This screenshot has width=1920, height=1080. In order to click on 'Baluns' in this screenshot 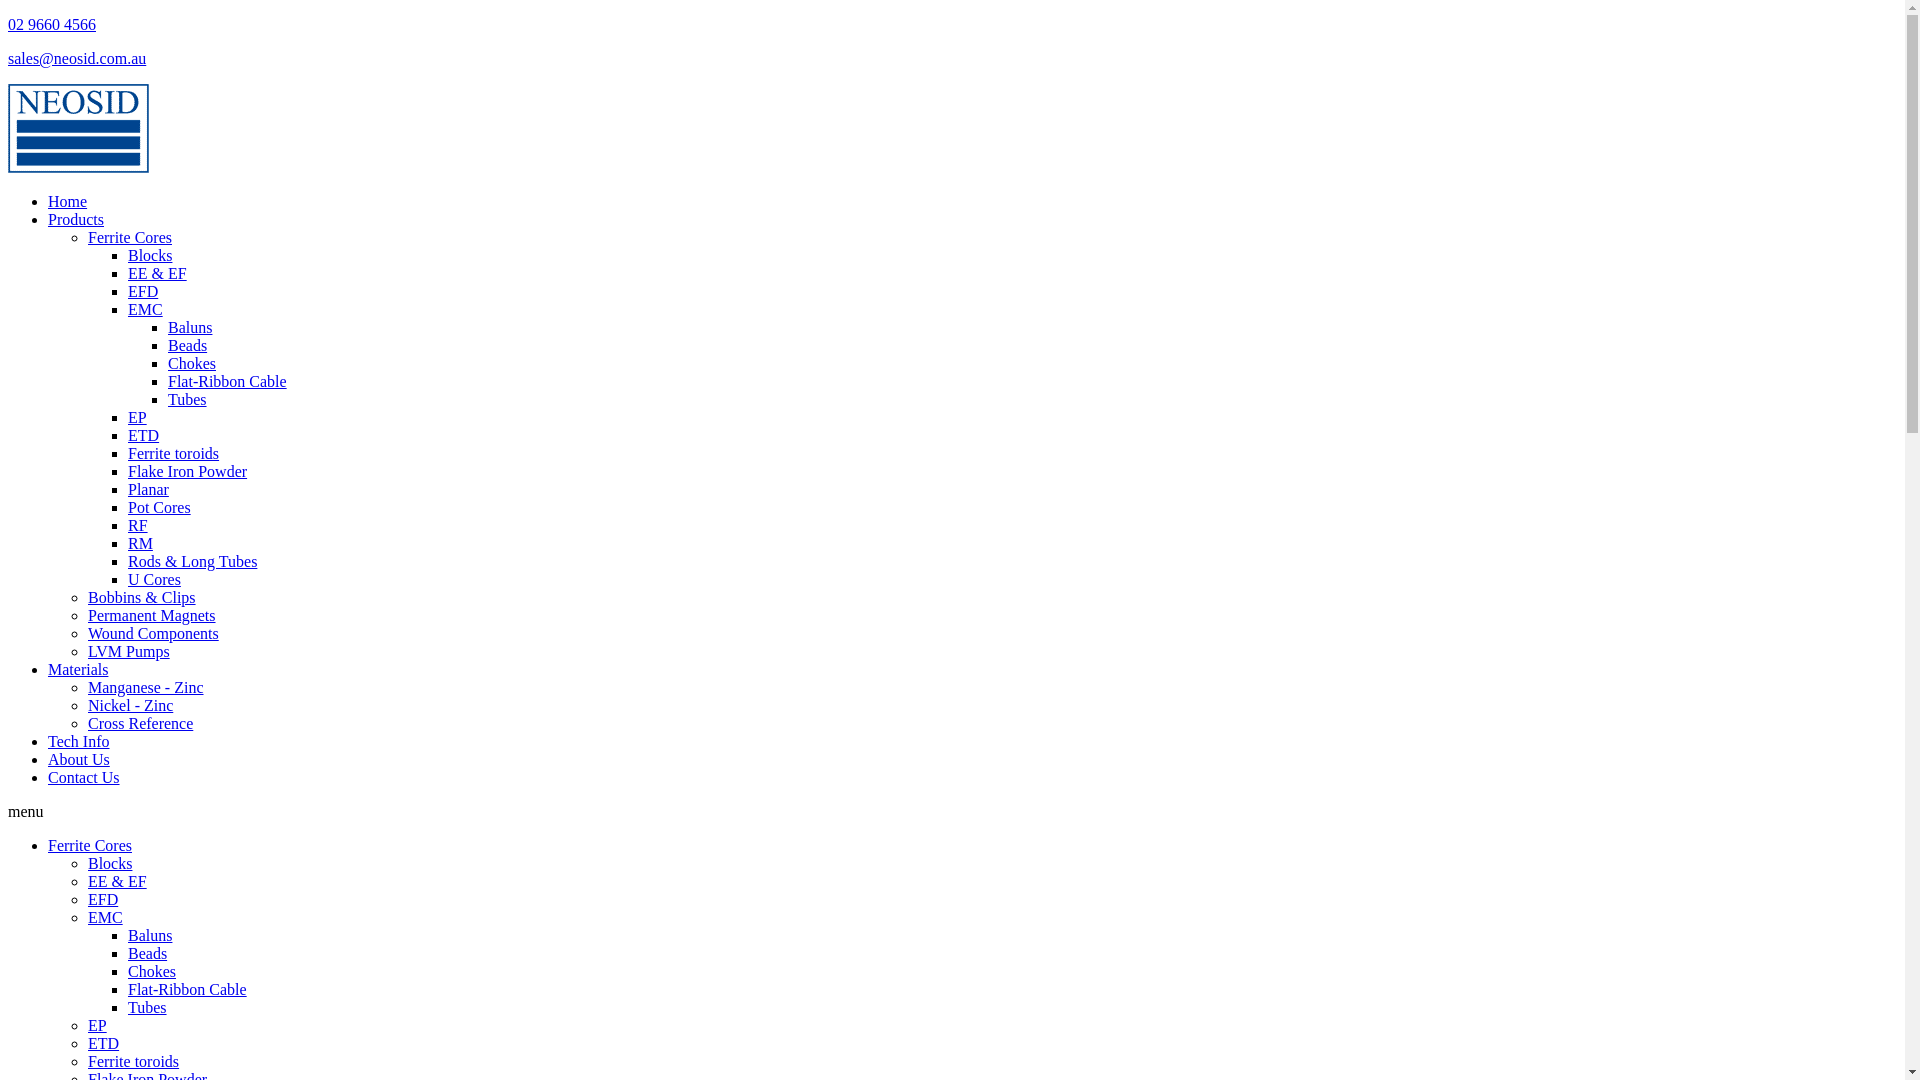, I will do `click(127, 935)`.